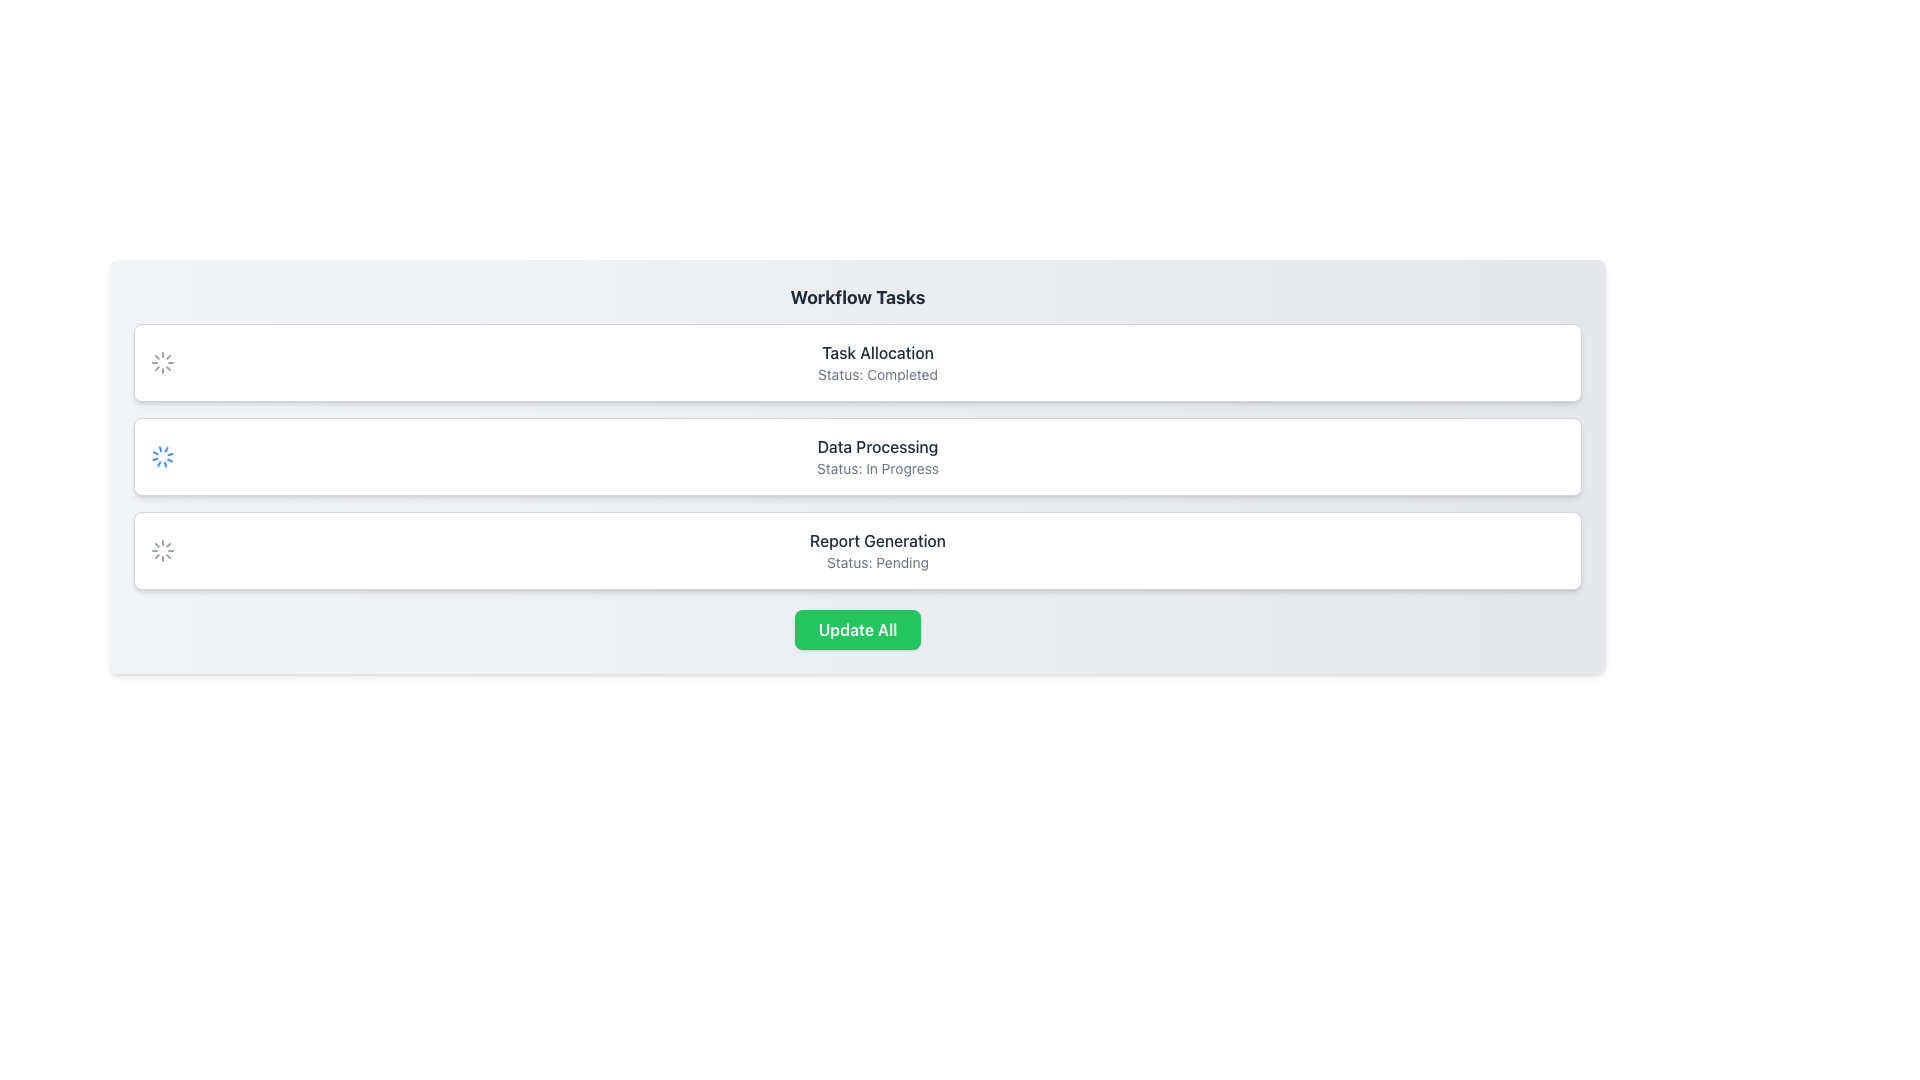 This screenshot has width=1920, height=1080. I want to click on text displayed in the second text label indicating the current status of the task 'Data Processing', which is centrally aligned within its bordered section, so click(878, 469).